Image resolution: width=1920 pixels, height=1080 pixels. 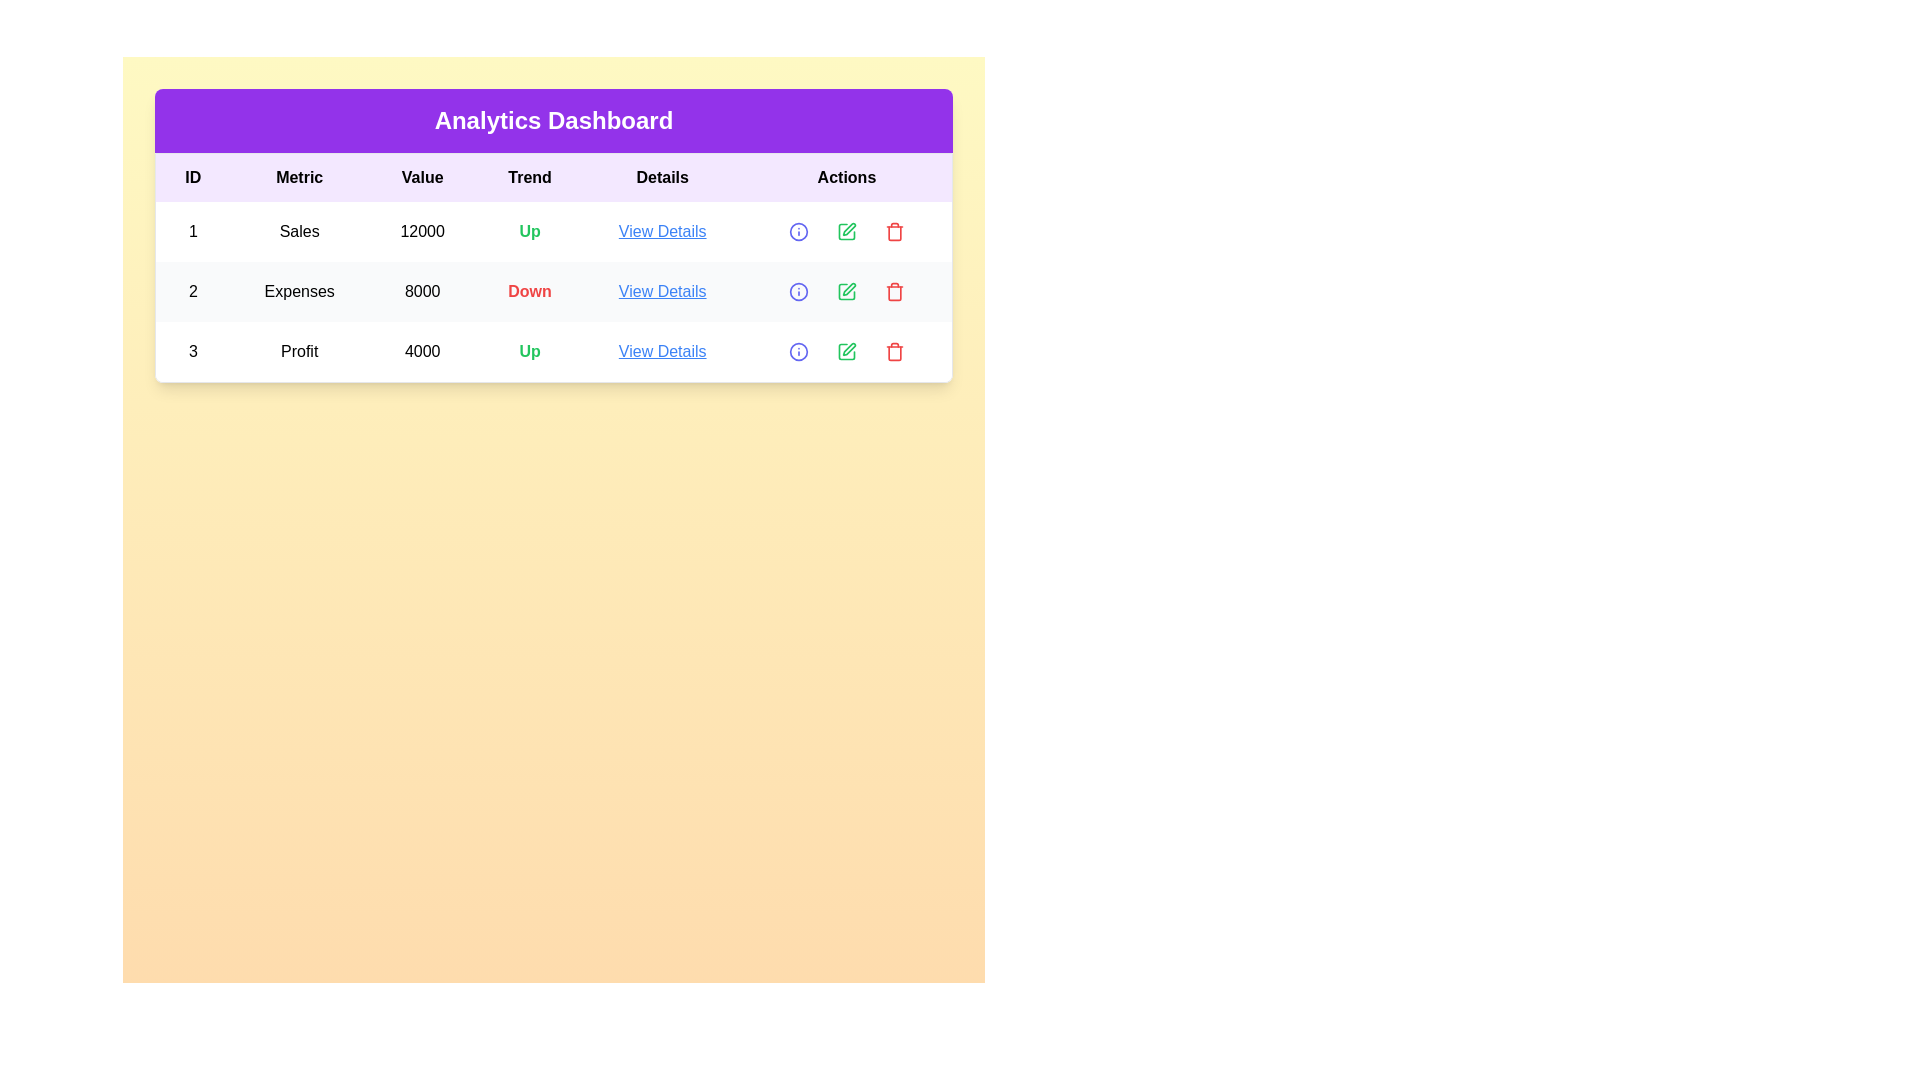 I want to click on the green pen icon button located in the 'Actions' column of the second row (metric: Expenses) in the table, so click(x=846, y=292).